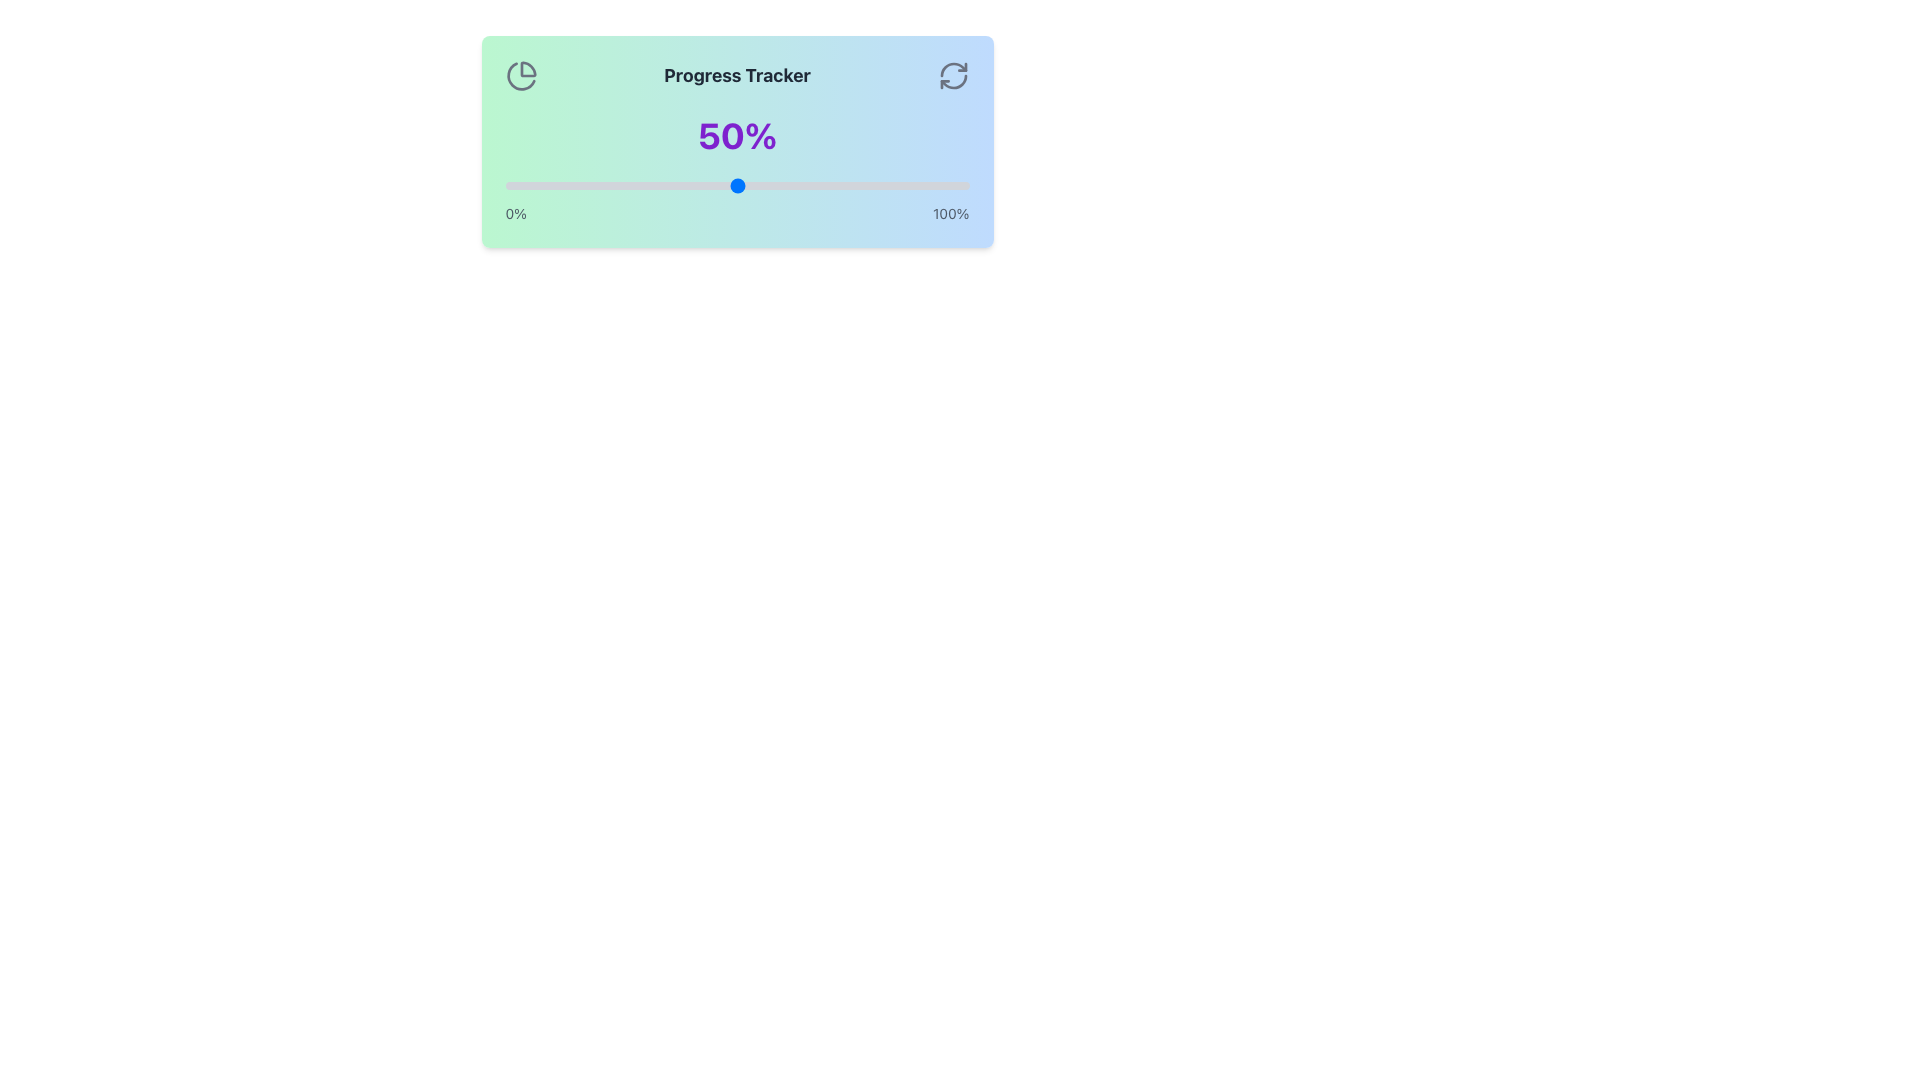  What do you see at coordinates (736, 75) in the screenshot?
I see `the text label that serves as a header for the card, indicating progress tracking, positioned centrally at the upper section of the card interface` at bounding box center [736, 75].